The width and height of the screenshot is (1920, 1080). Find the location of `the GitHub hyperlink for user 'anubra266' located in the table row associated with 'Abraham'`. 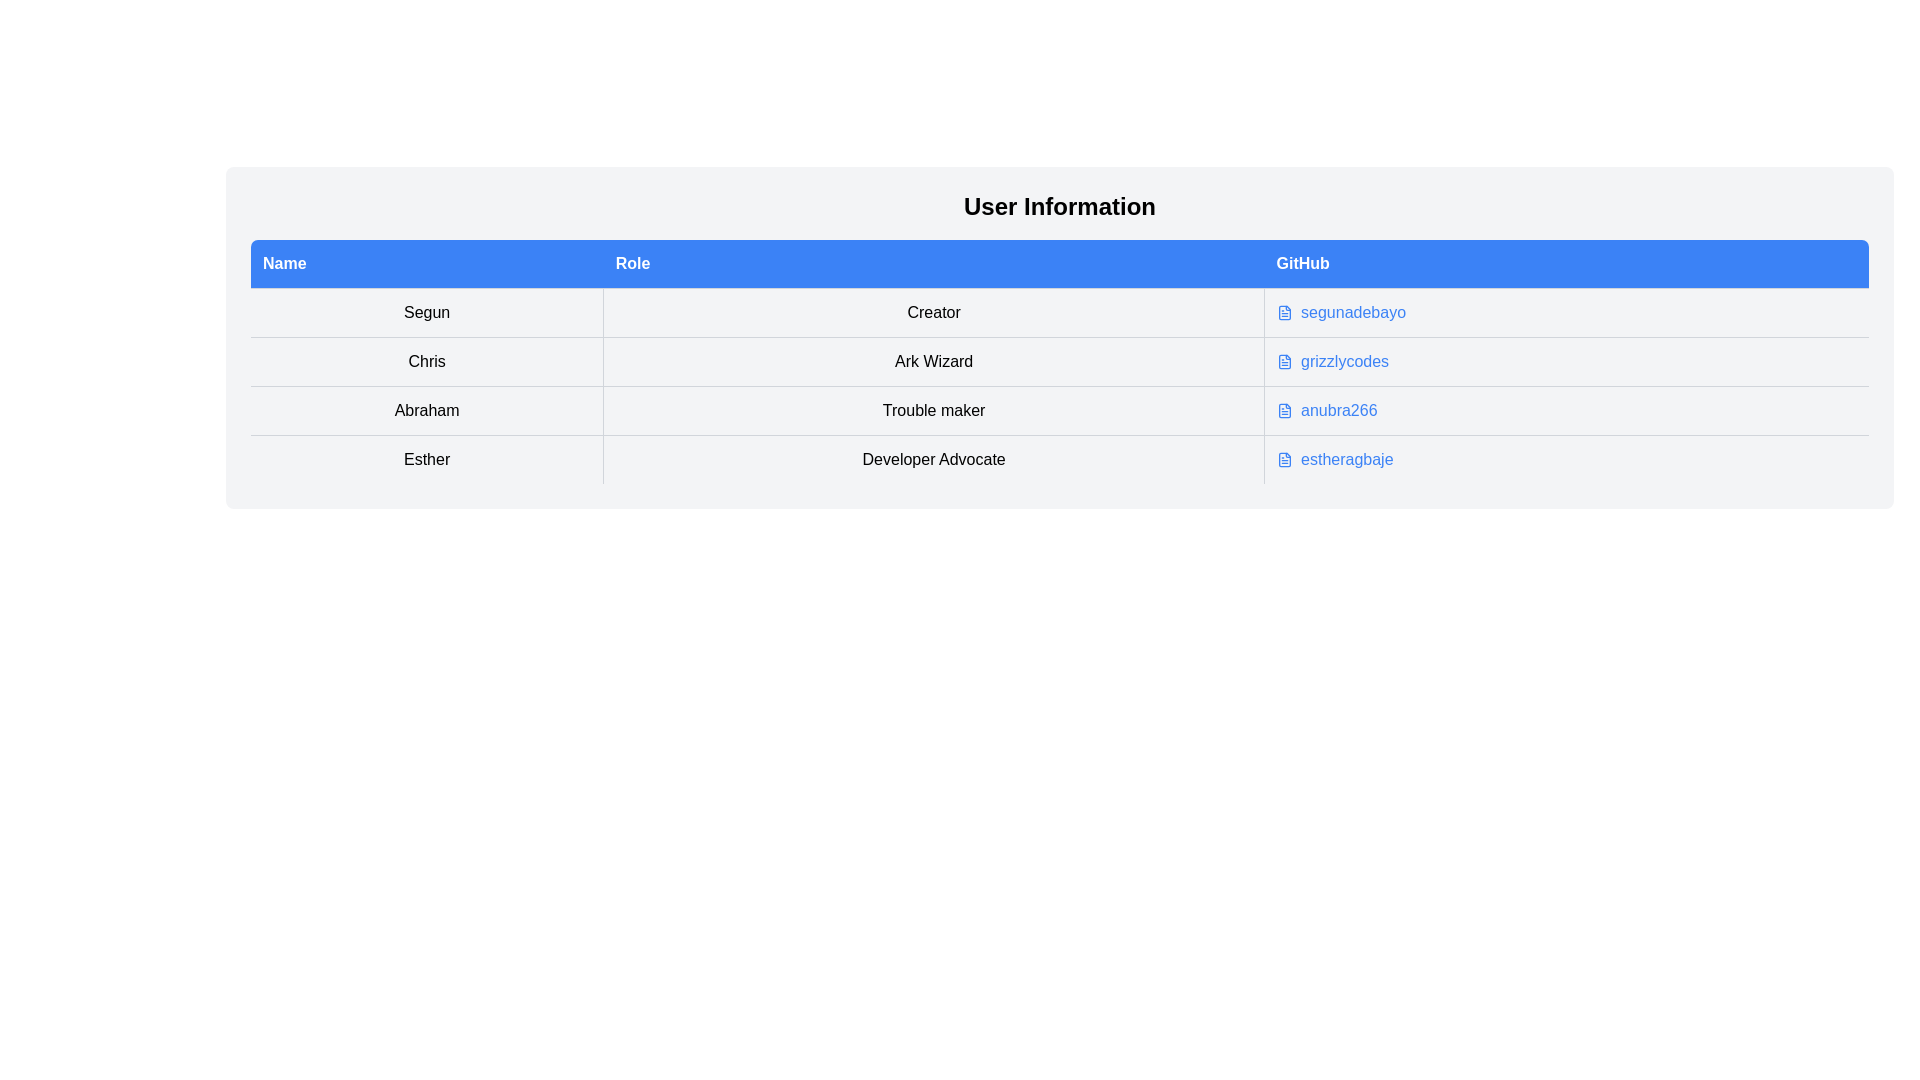

the GitHub hyperlink for user 'anubra266' located in the table row associated with 'Abraham' is located at coordinates (1566, 410).